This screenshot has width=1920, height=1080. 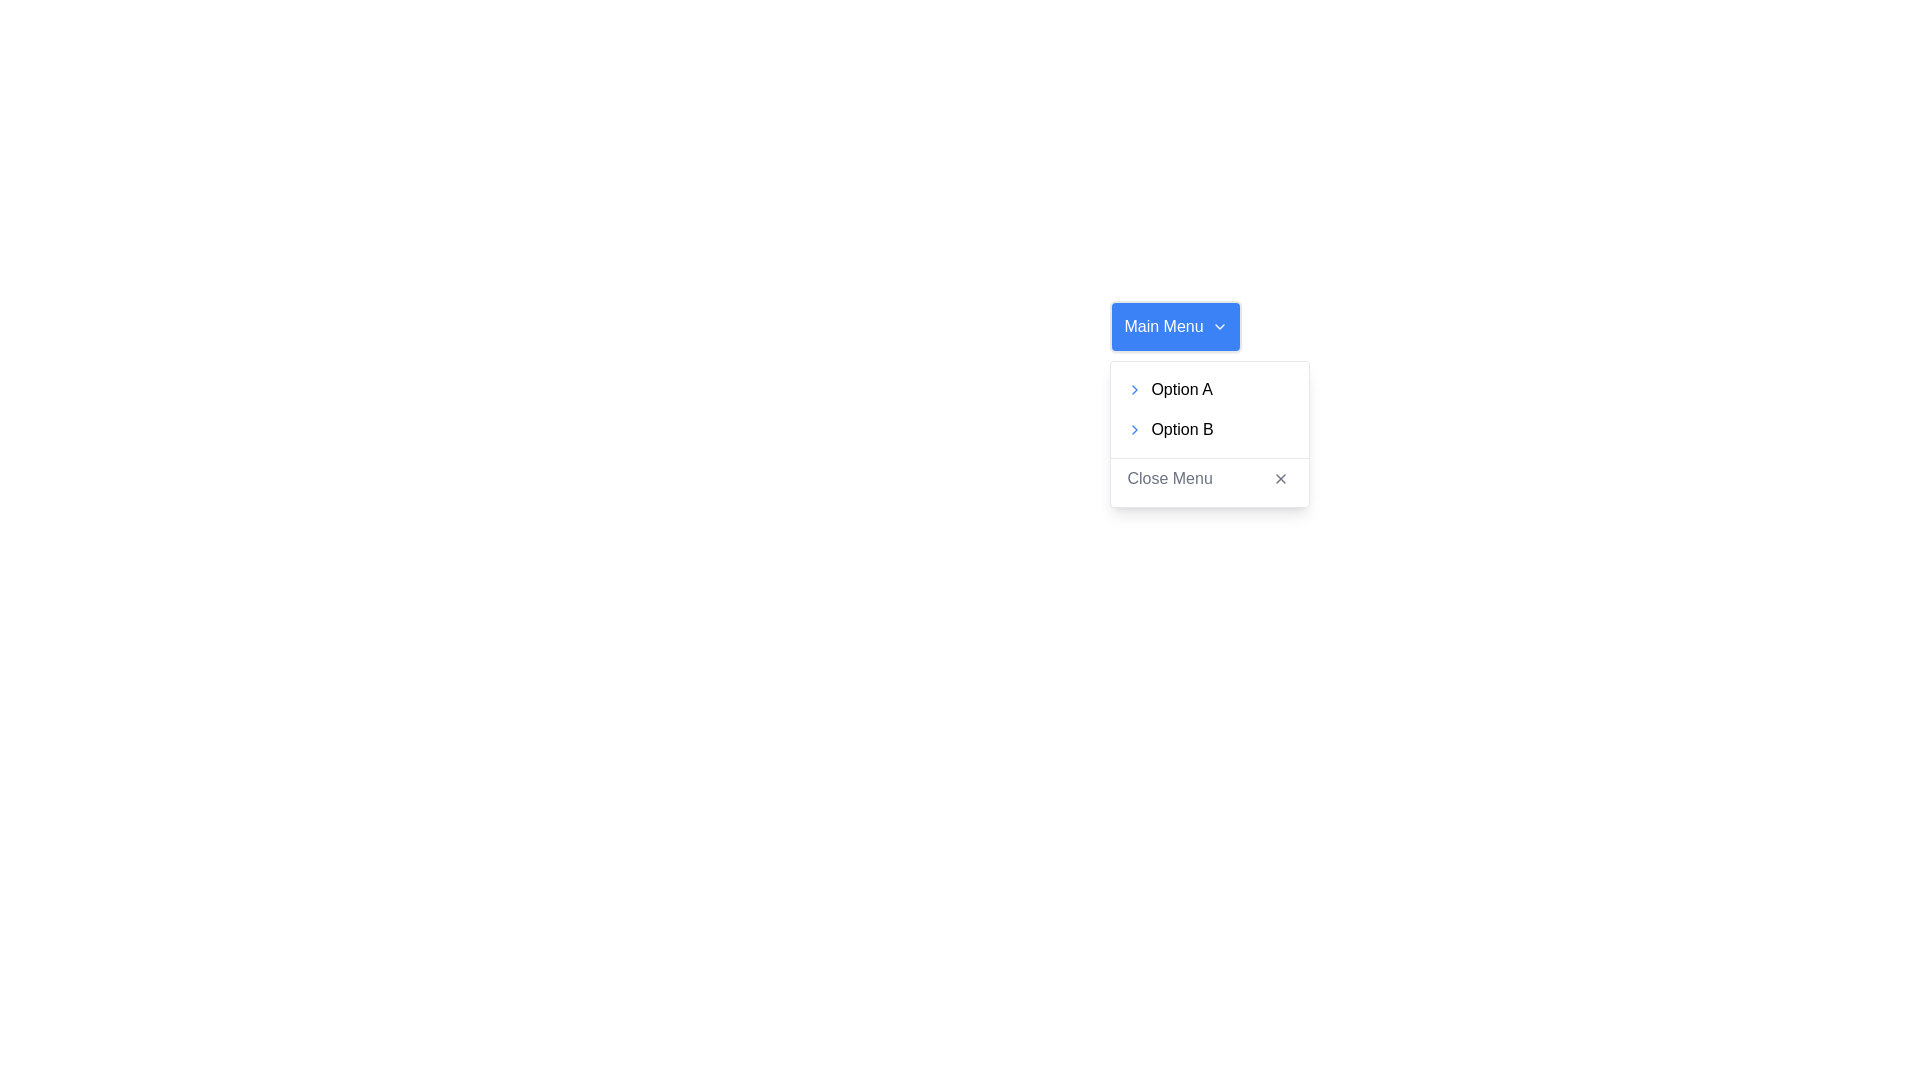 What do you see at coordinates (1209, 433) in the screenshot?
I see `the second option 'Option B' from the dropdown menu located below the 'Main Menu' button` at bounding box center [1209, 433].